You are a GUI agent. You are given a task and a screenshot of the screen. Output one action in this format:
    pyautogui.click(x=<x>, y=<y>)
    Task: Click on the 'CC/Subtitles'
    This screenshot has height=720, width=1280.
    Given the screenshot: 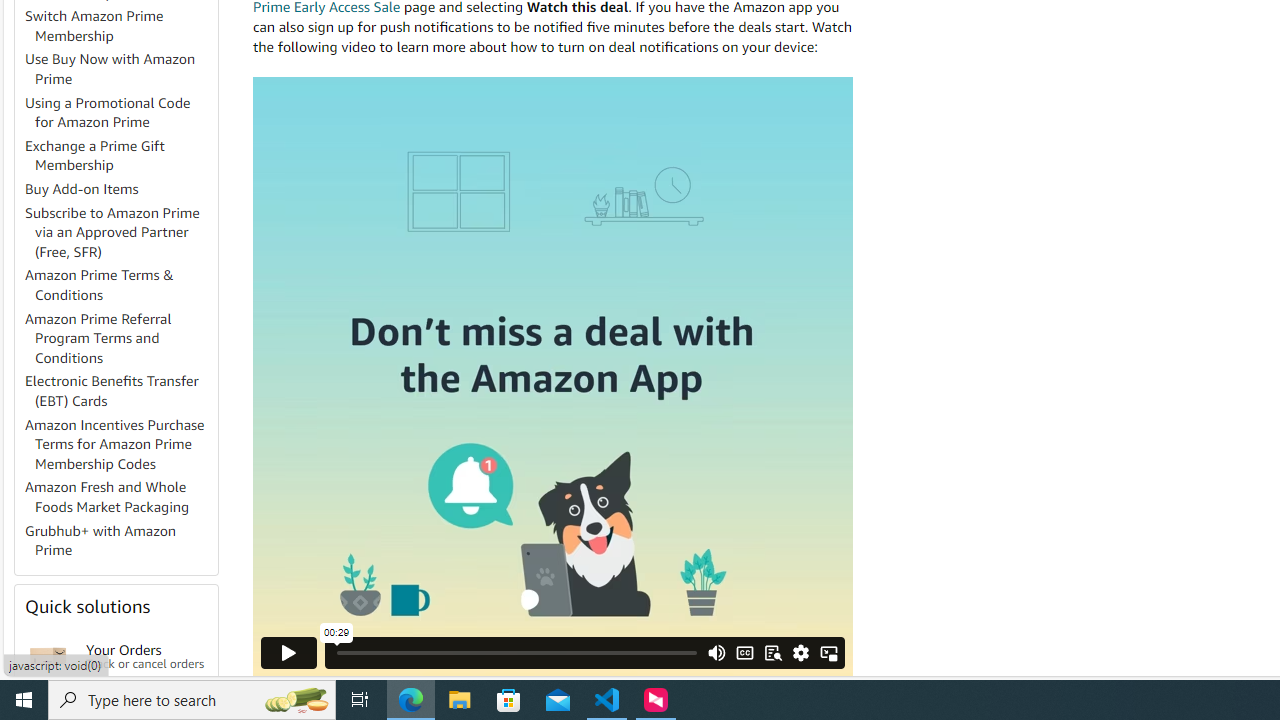 What is the action you would take?
    pyautogui.click(x=743, y=652)
    